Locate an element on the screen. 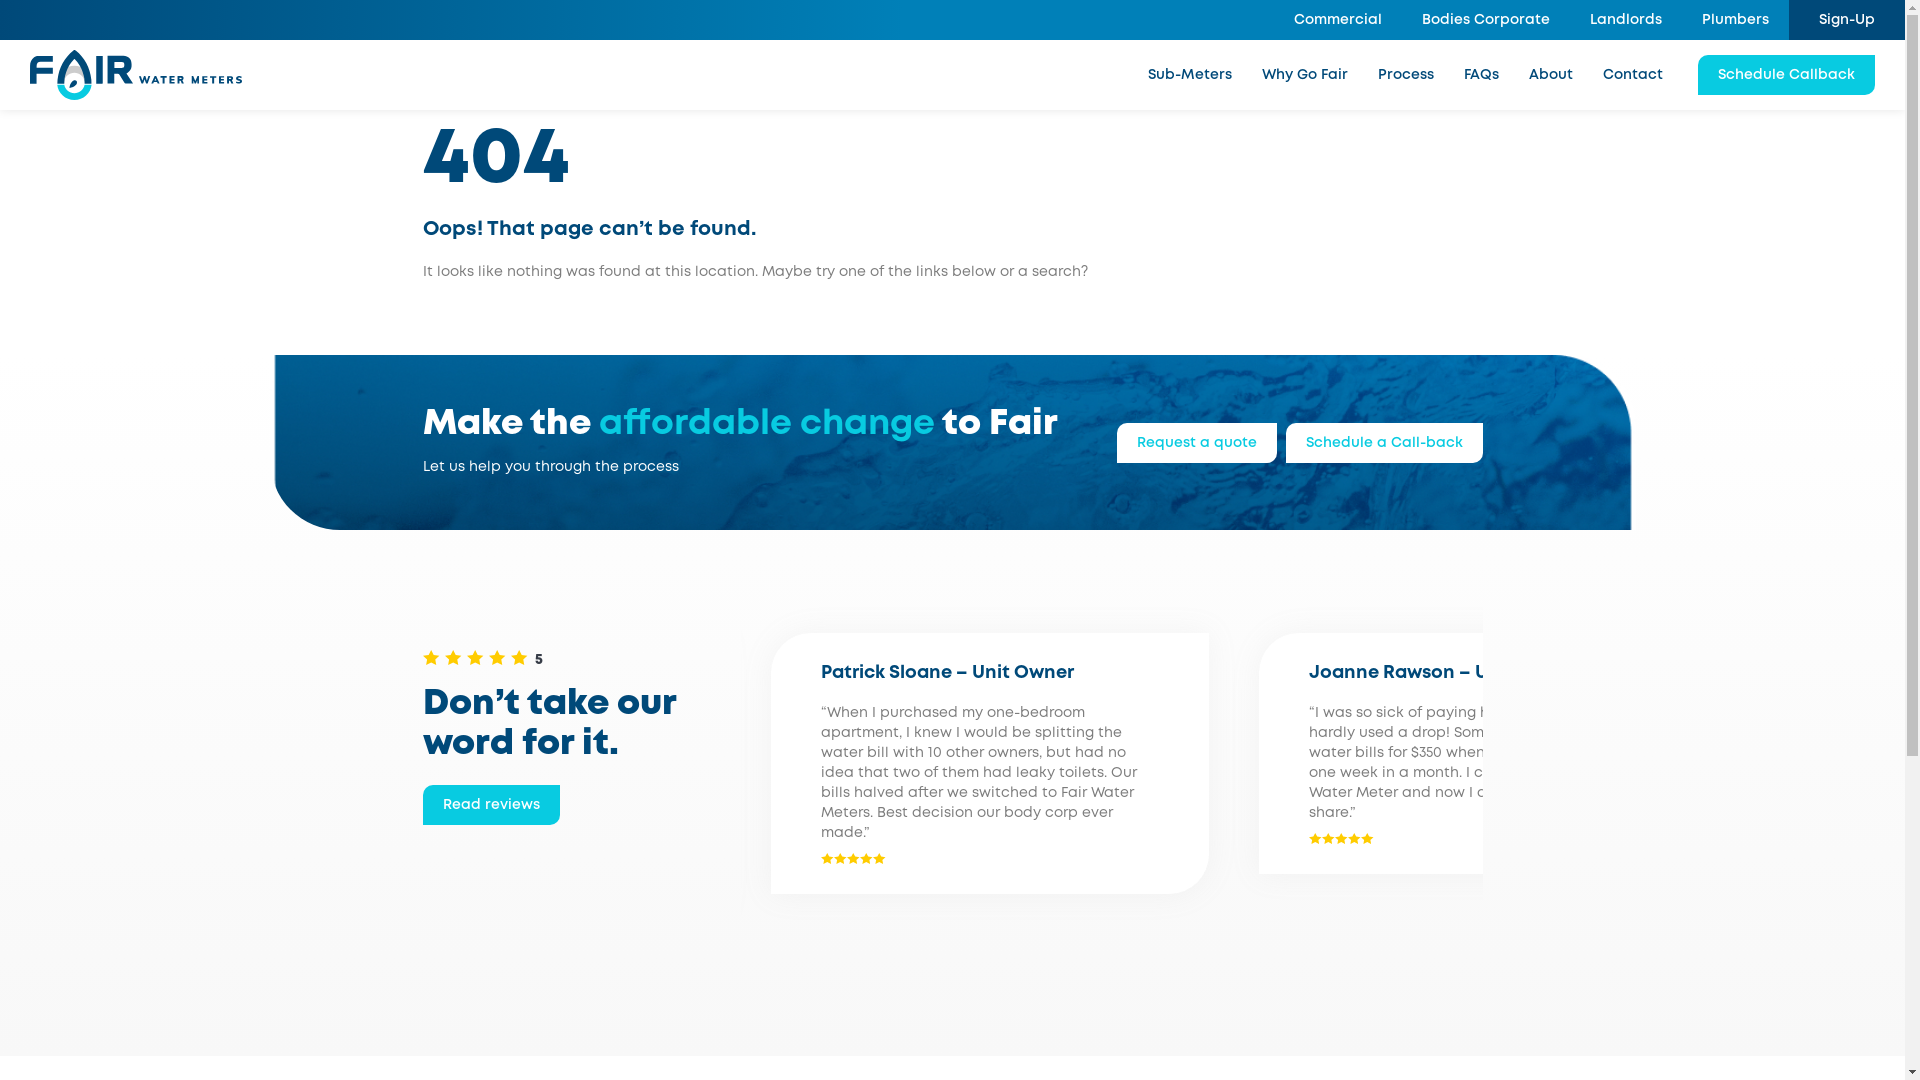 The height and width of the screenshot is (1080, 1920). 'Sign-Up' is located at coordinates (1846, 19).